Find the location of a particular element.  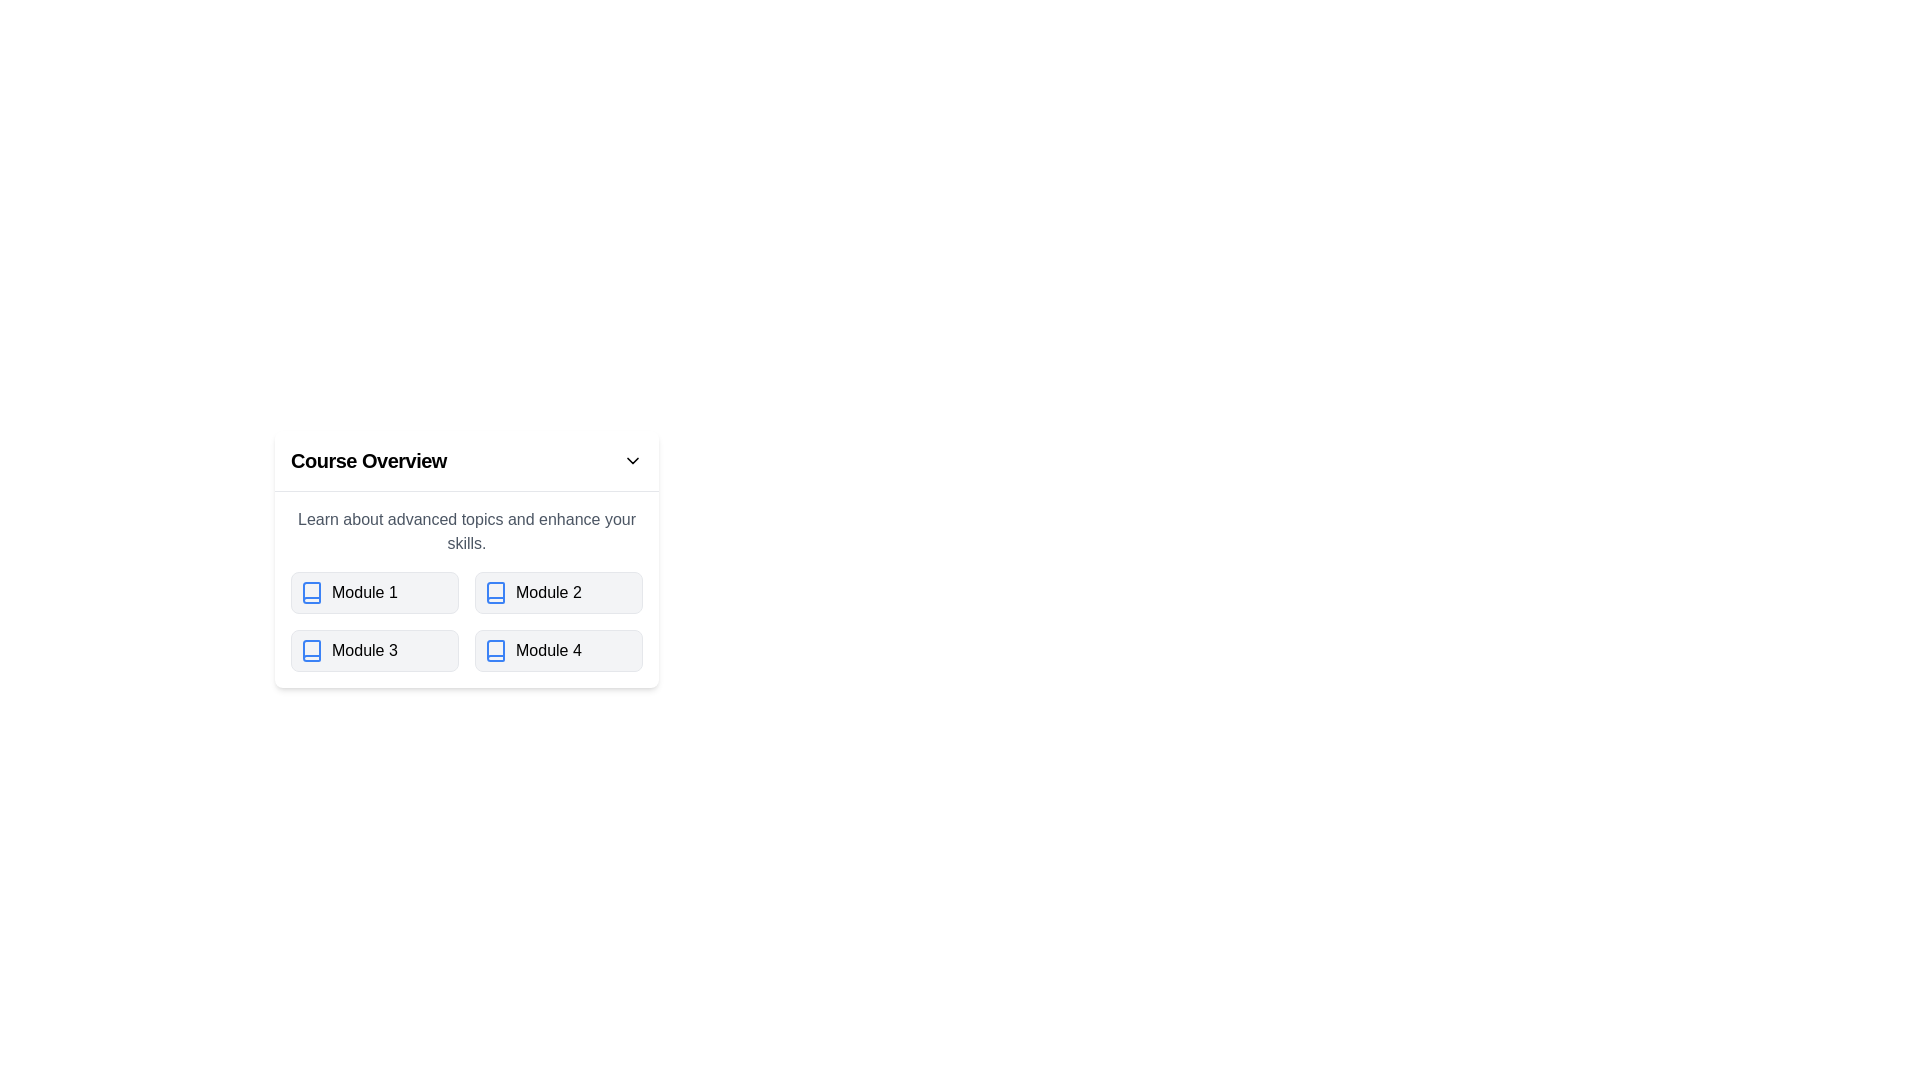

the icon representing 'Module 2' located in the second tile of the course interface grid, left-aligned to the text 'Module 2' is located at coordinates (495, 592).